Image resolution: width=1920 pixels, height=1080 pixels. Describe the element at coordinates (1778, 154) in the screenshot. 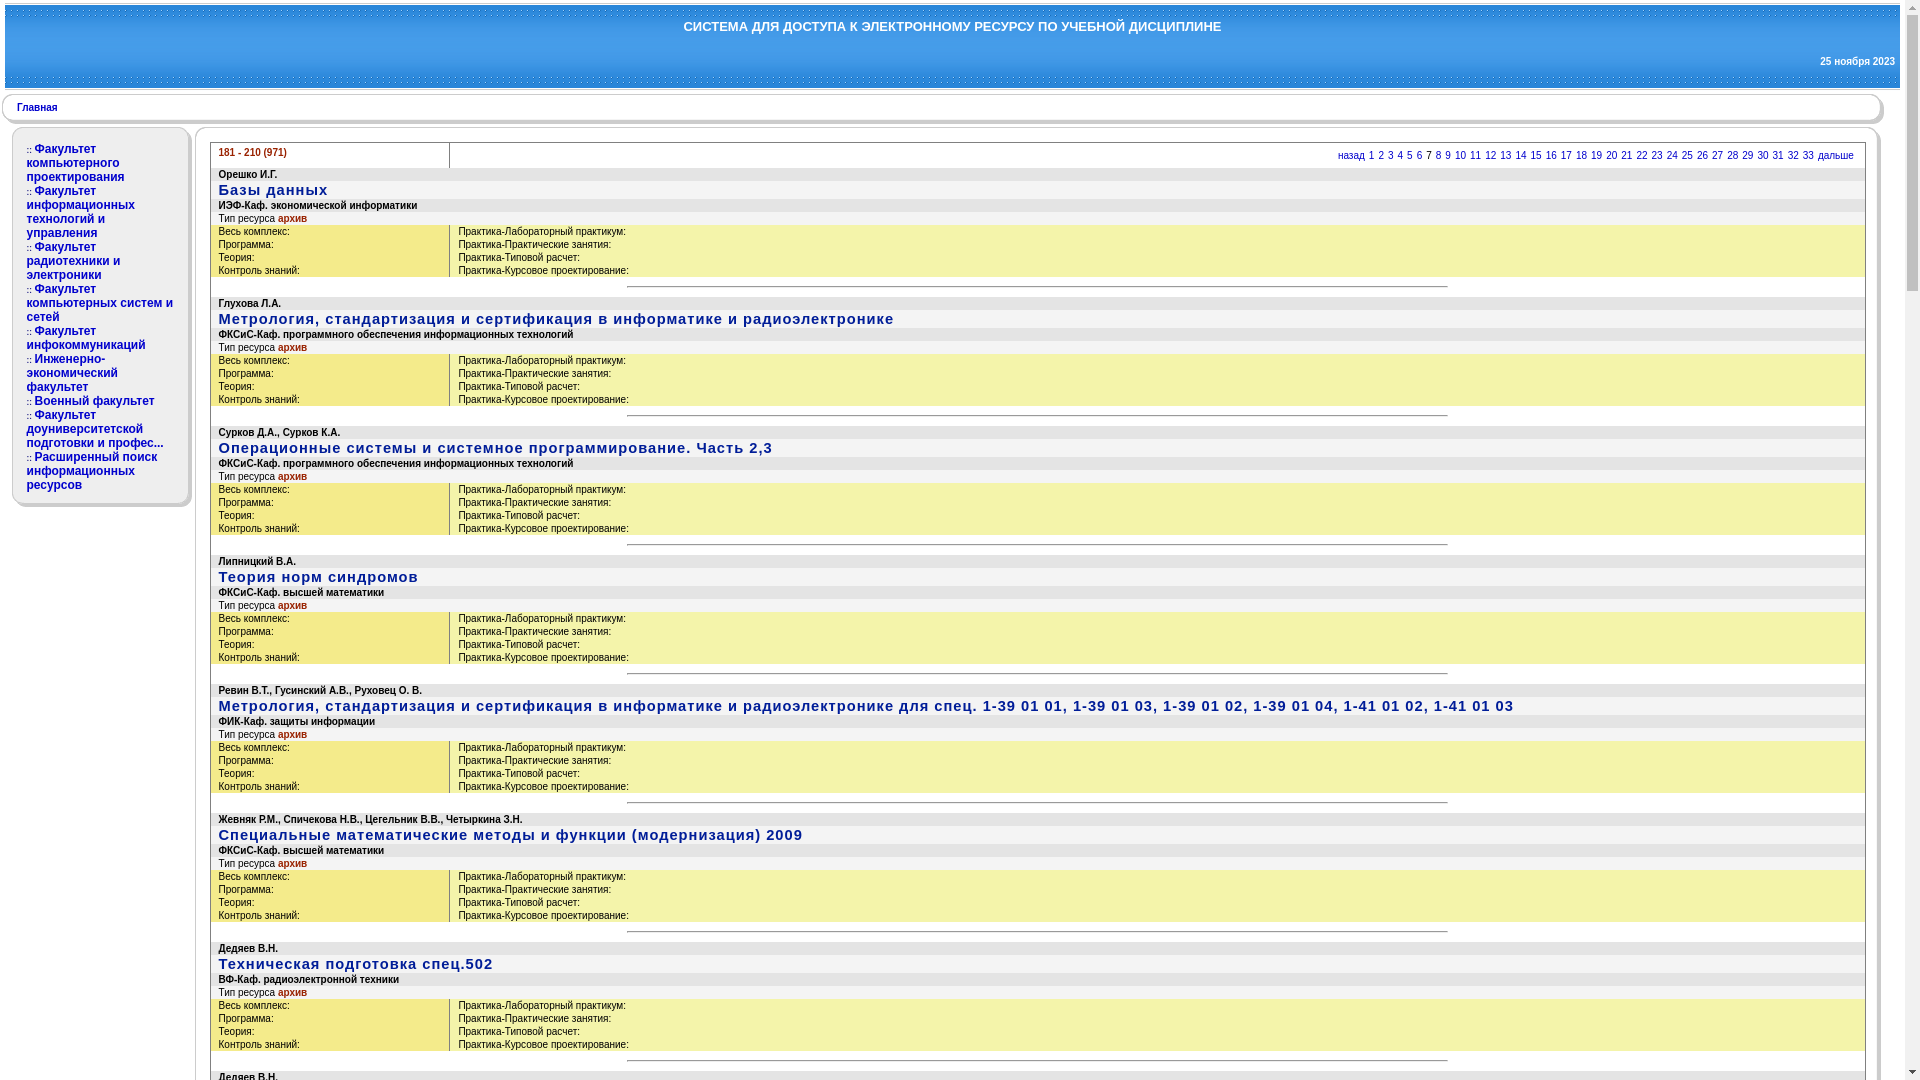

I see `'31'` at that location.